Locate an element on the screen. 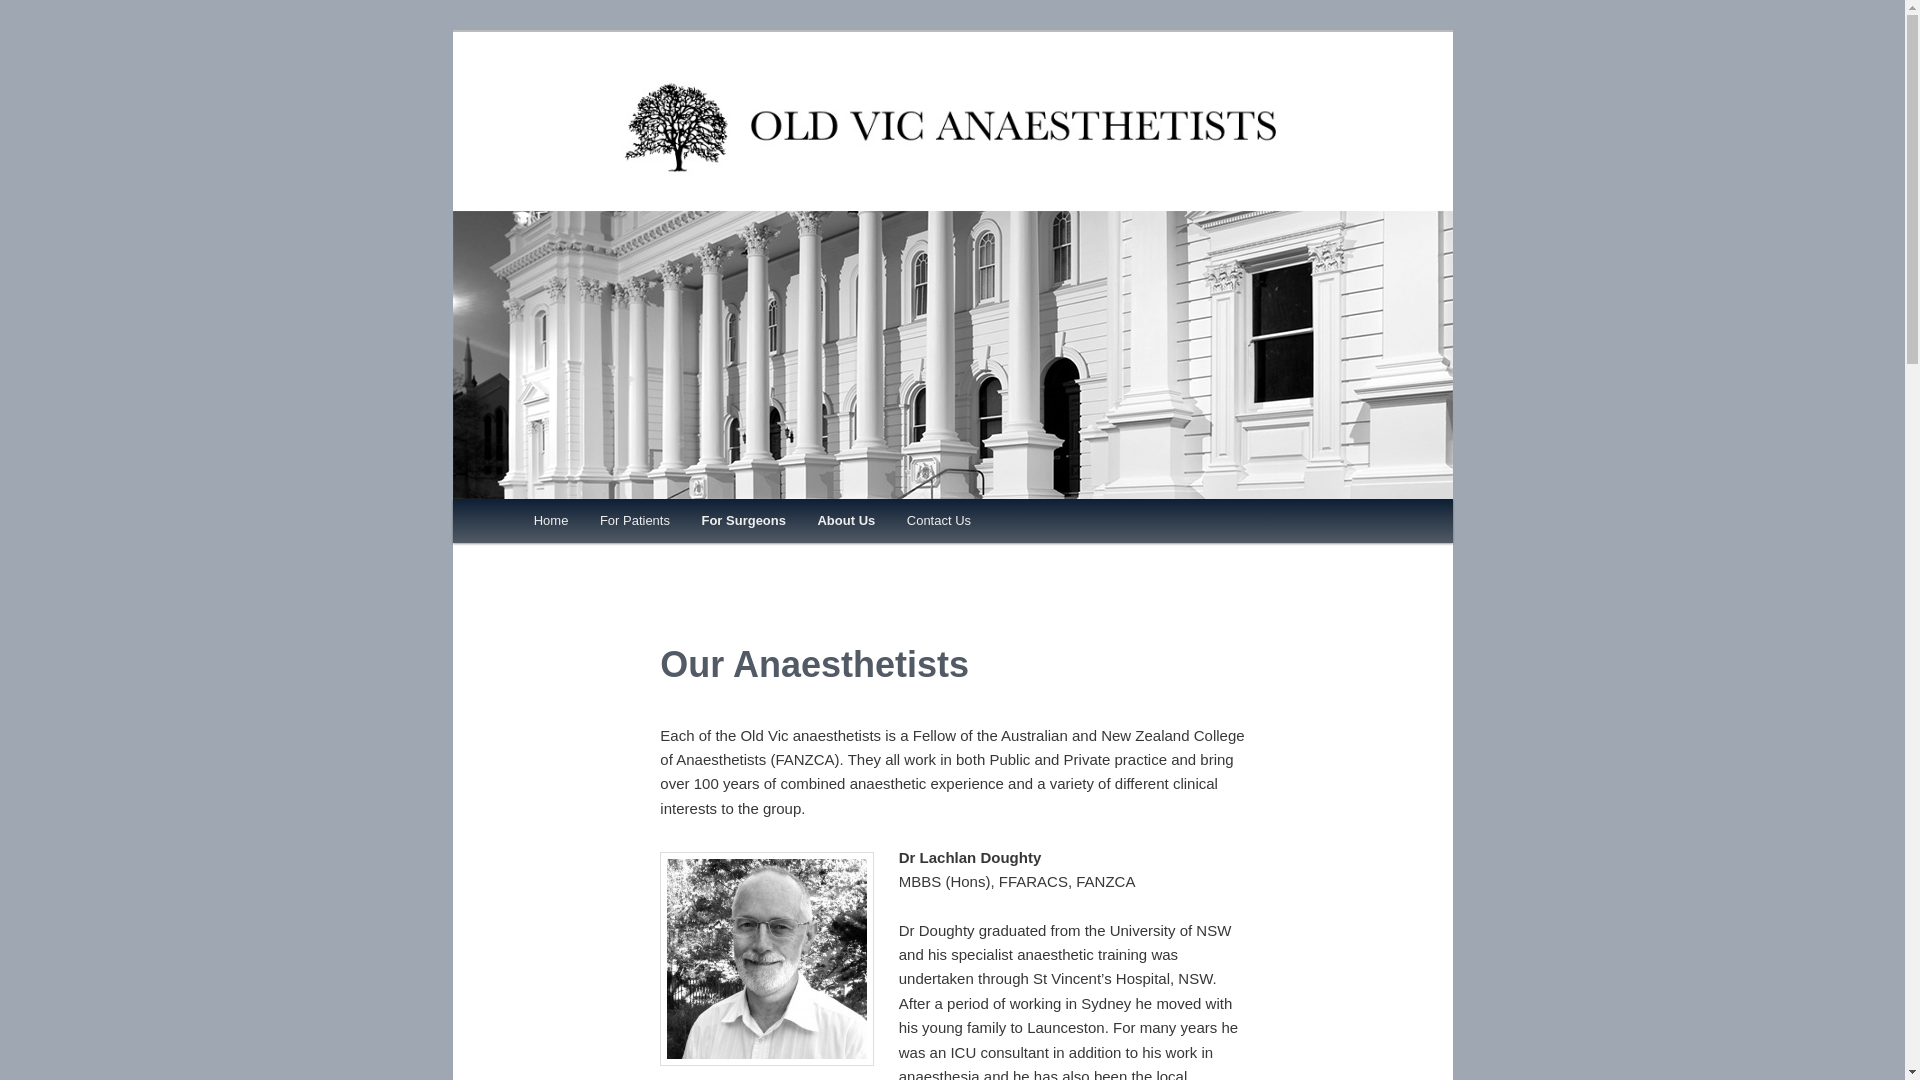 The image size is (1920, 1080). 'For Surgeons' is located at coordinates (743, 519).